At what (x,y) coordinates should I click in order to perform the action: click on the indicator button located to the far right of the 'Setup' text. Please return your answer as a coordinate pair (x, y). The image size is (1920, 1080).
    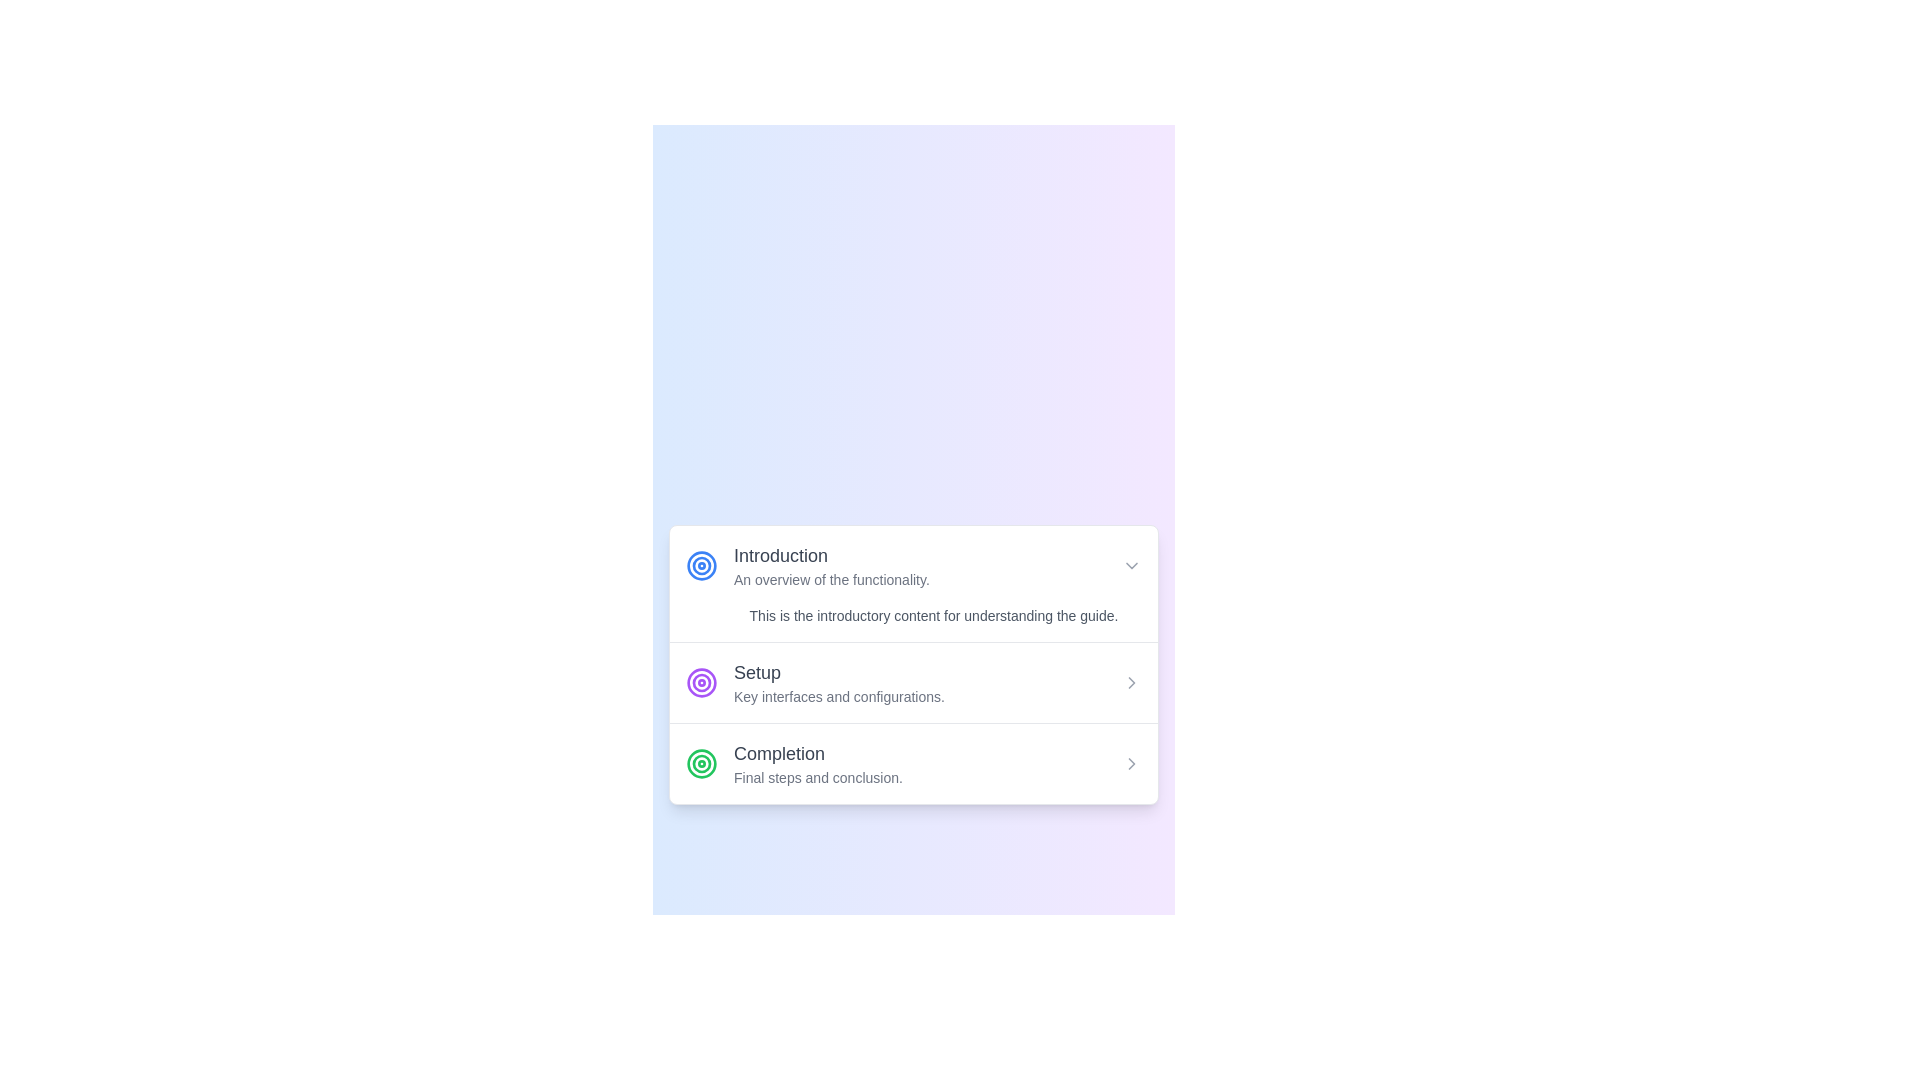
    Looking at the image, I should click on (1132, 681).